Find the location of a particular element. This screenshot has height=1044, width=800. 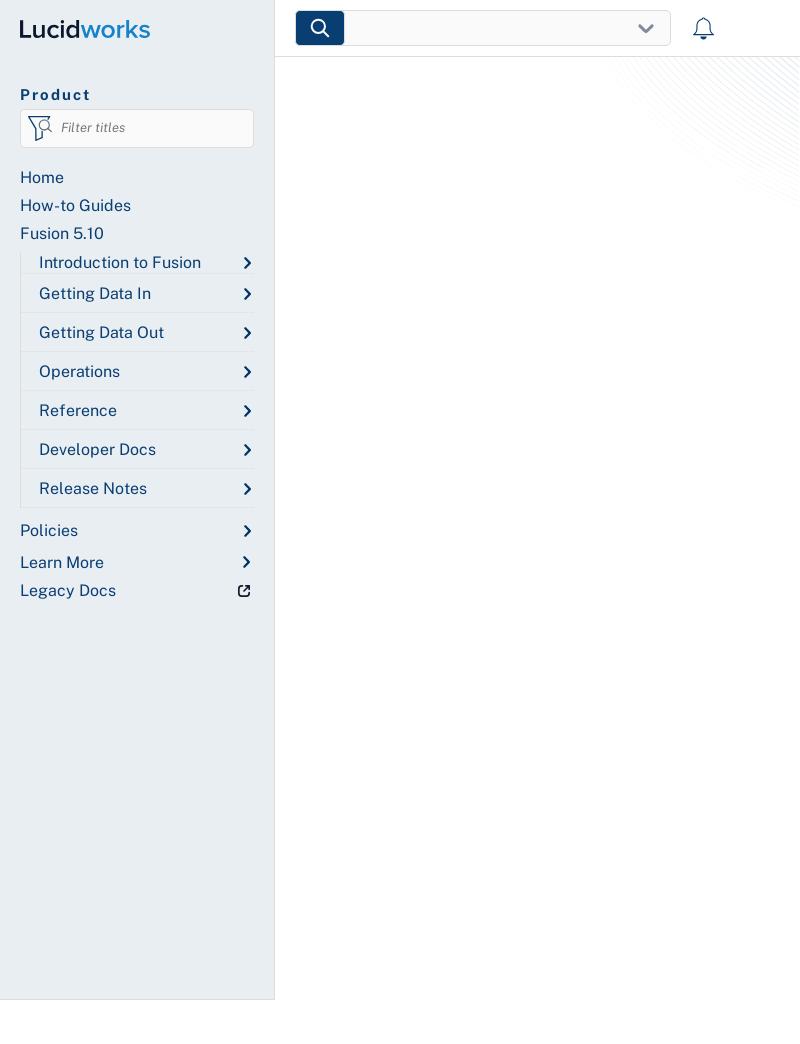

'Release Notes' is located at coordinates (92, 488).